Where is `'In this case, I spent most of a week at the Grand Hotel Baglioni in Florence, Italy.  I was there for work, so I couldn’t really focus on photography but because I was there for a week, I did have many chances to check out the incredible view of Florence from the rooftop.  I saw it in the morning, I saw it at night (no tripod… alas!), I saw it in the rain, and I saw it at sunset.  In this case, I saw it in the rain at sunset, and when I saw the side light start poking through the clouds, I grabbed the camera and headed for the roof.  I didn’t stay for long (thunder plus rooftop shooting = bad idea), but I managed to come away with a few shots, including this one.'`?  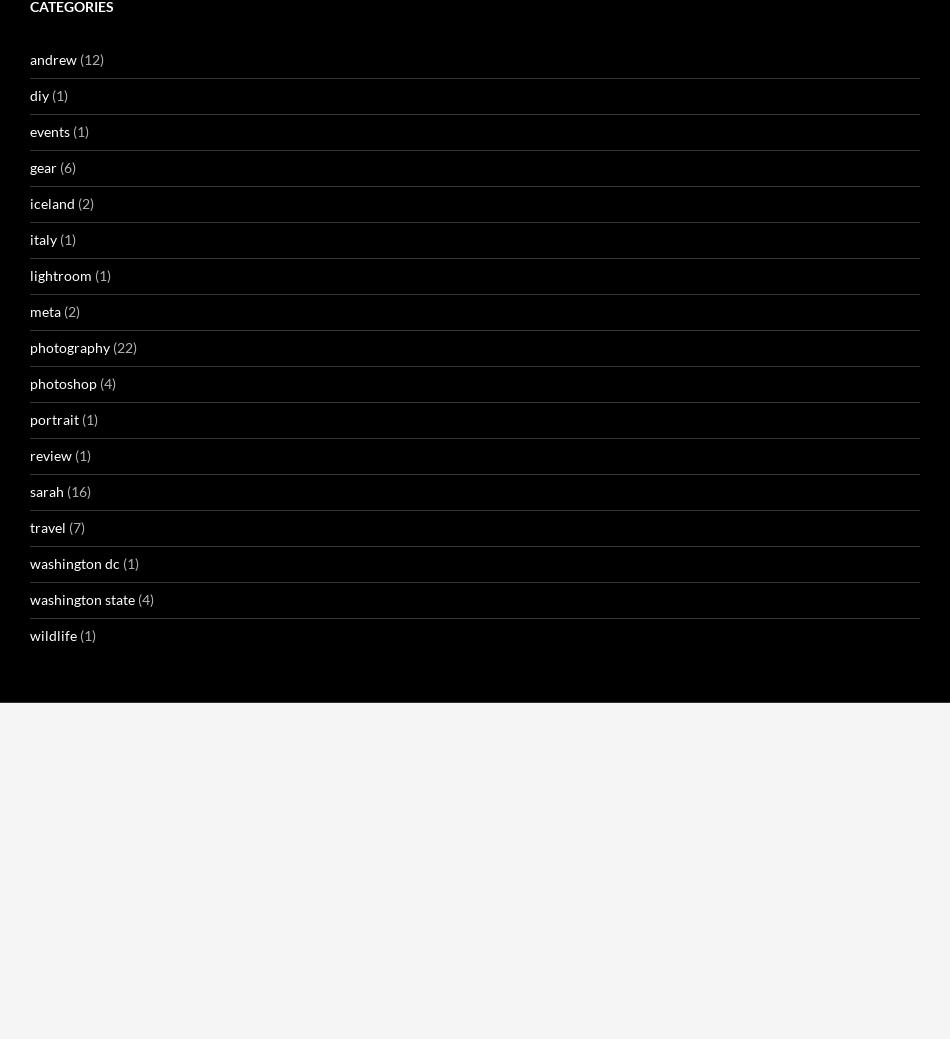
'In this case, I spent most of a week at the Grand Hotel Baglioni in Florence, Italy.  I was there for work, so I couldn’t really focus on photography but because I was there for a week, I did have many chances to check out the incredible view of Florence from the rooftop.  I saw it in the morning, I saw it at night (no tripod… alas!), I saw it in the rain, and I saw it at sunset.  In this case, I saw it in the rain at sunset, and when I saw the side light start poking through the clouds, I grabbed the camera and headed for the roof.  I didn’t stay for long (thunder plus rooftop shooting = bad idea), but I managed to come away with a few shots, including this one.' is located at coordinates (471, 606).